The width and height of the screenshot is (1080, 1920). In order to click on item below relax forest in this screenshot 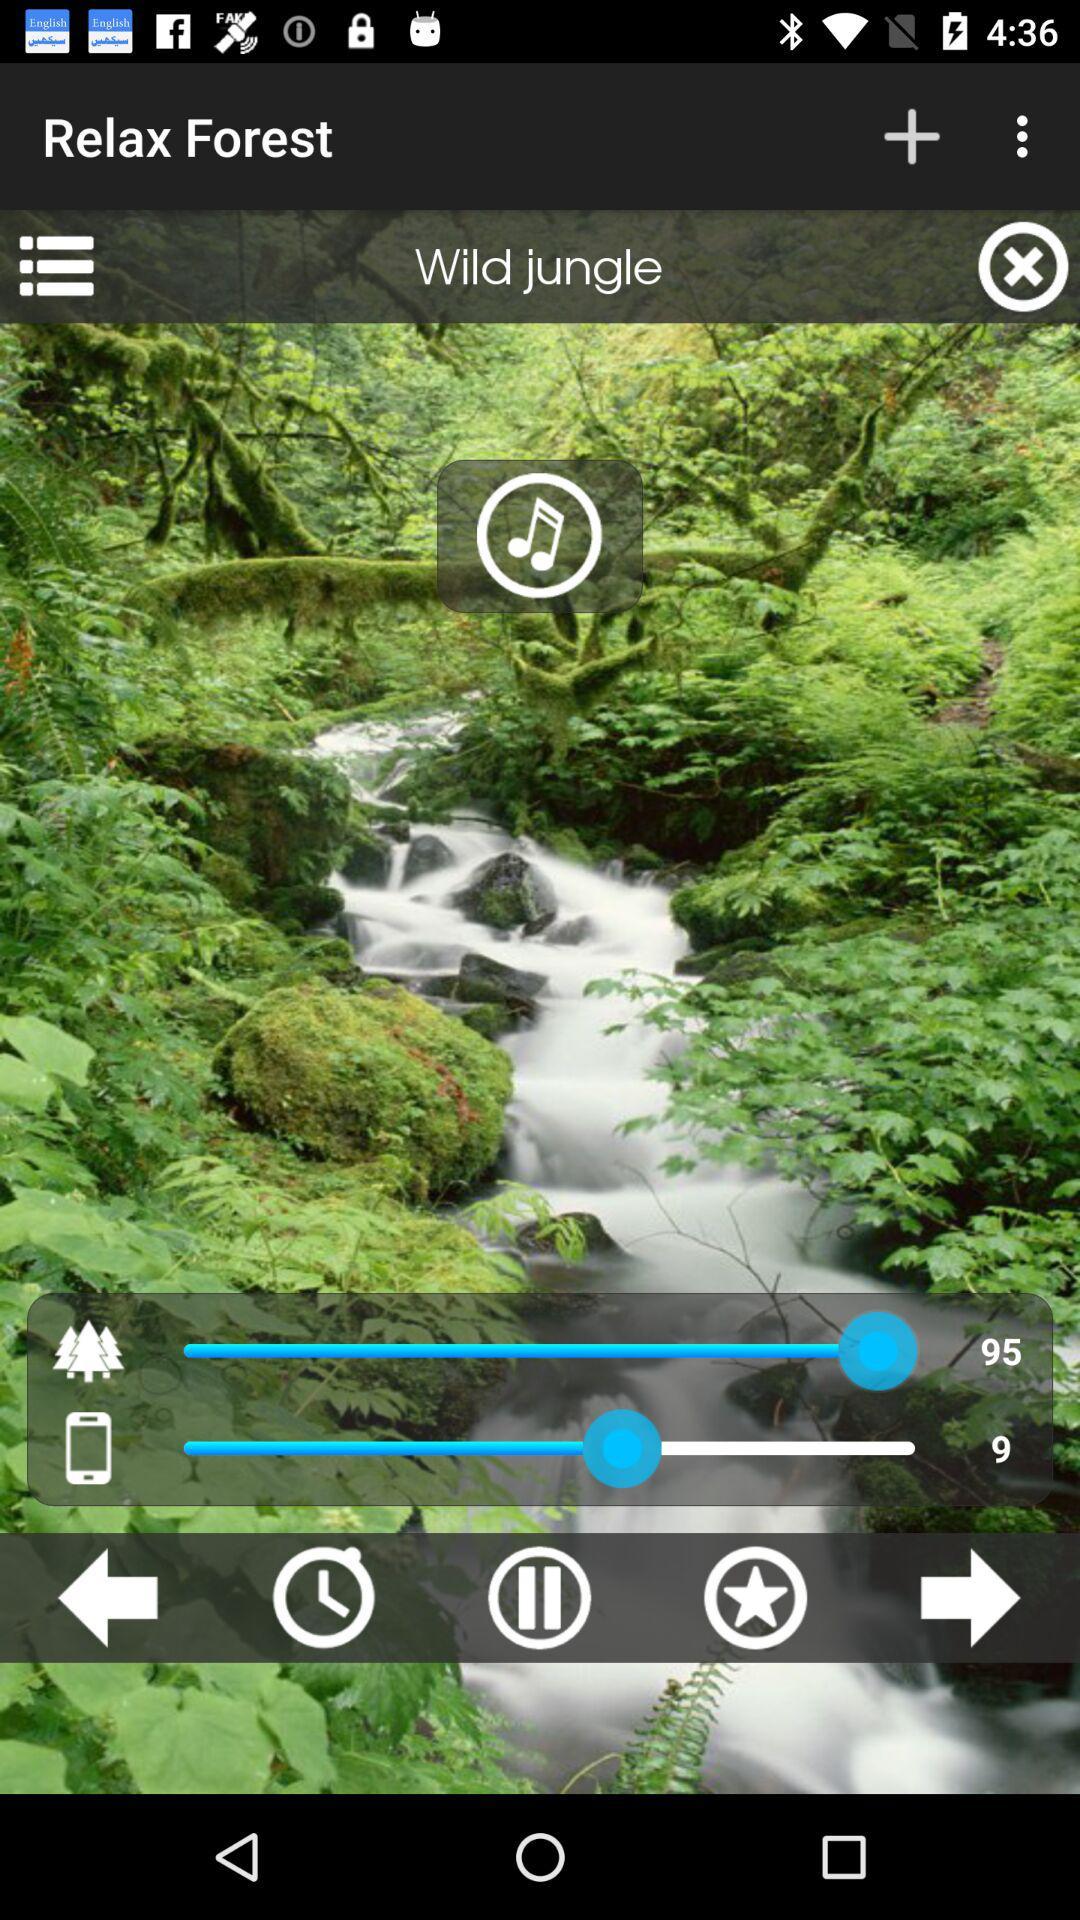, I will do `click(55, 265)`.